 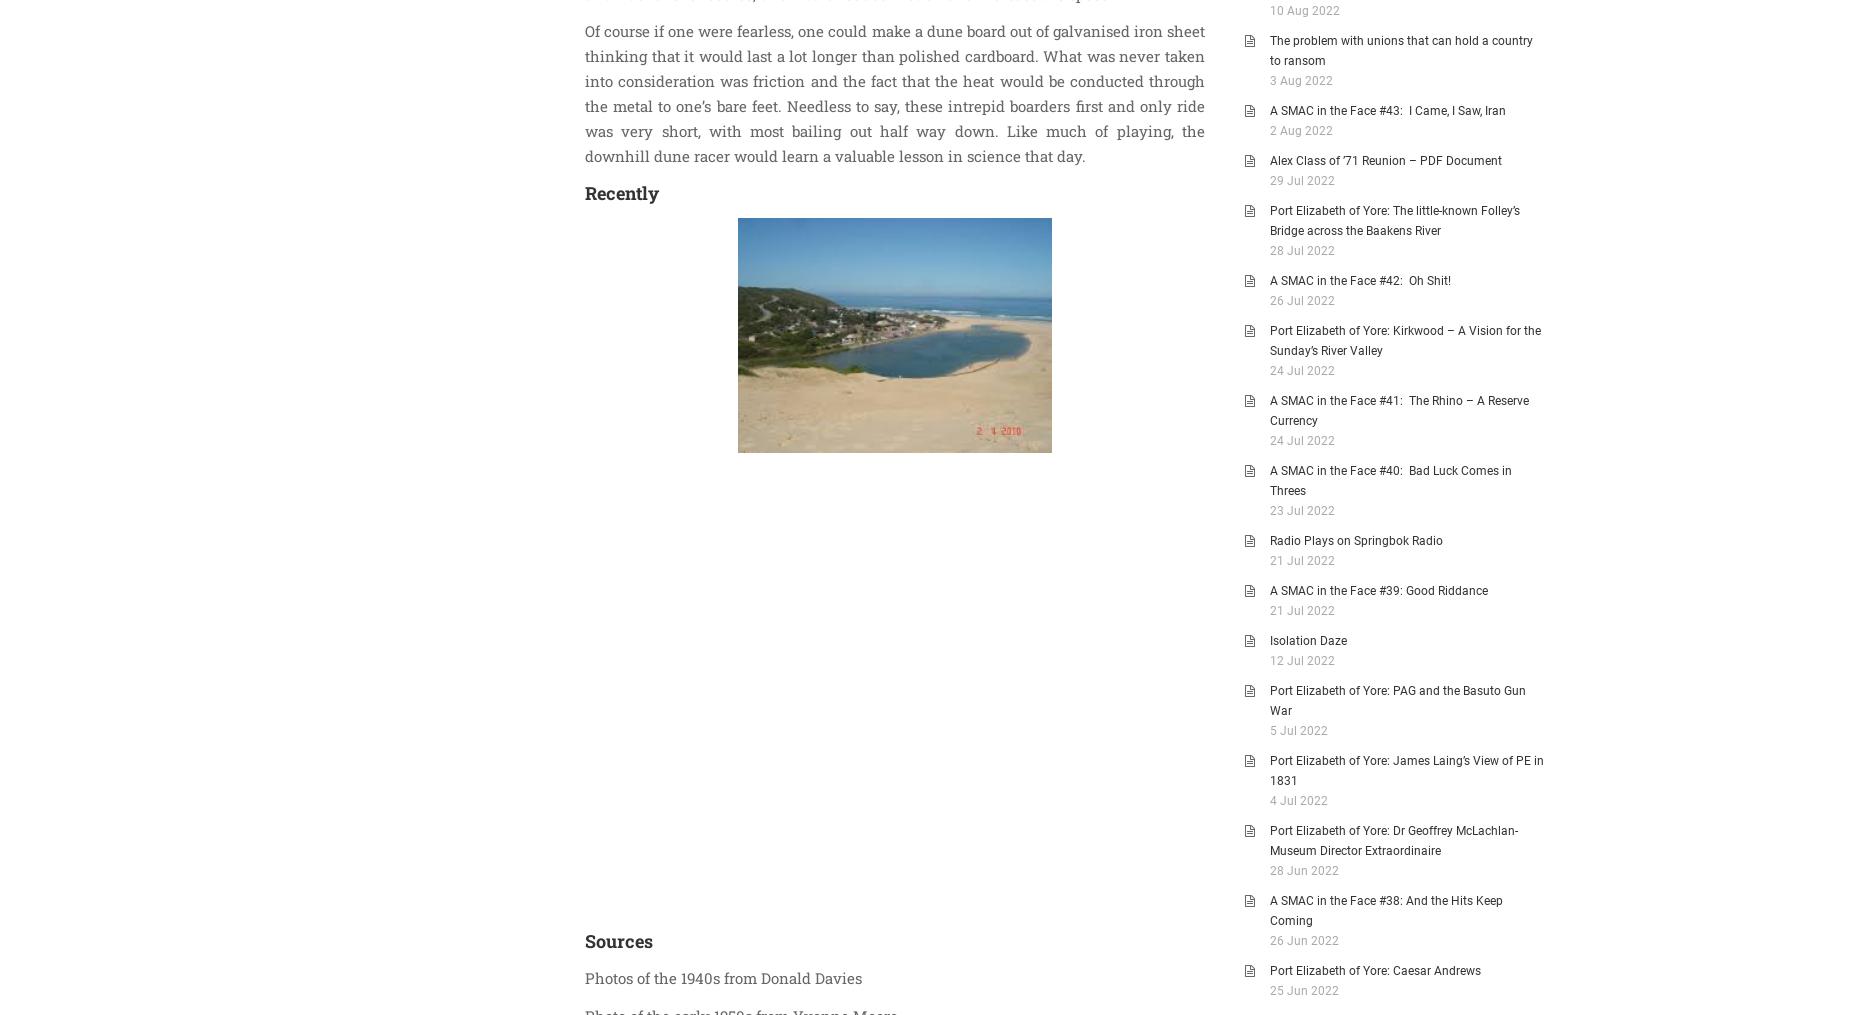 I want to click on 'Port Elizabeth of Yore: Caesar Andrews', so click(x=1374, y=971).